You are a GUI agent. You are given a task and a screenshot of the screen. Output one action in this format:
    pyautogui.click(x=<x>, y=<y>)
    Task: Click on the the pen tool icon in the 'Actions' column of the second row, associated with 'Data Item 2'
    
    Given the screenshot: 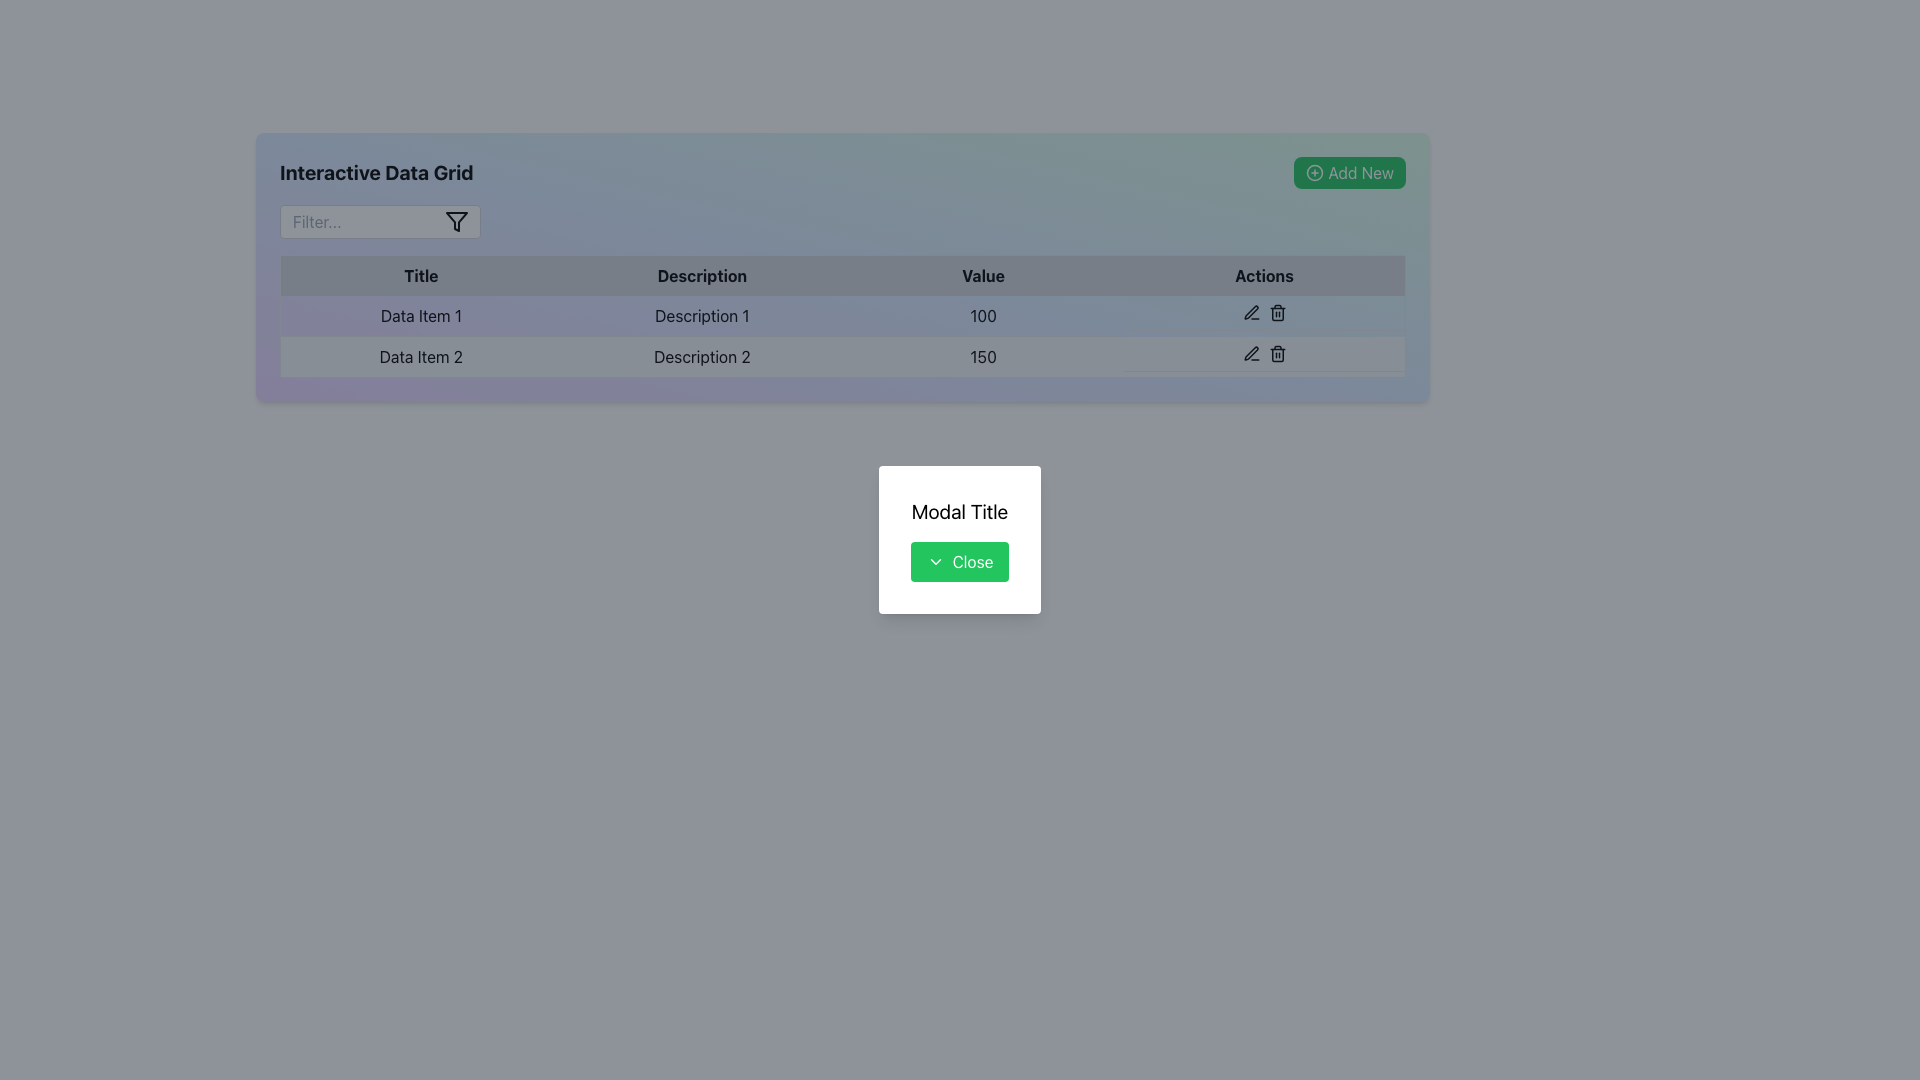 What is the action you would take?
    pyautogui.click(x=1250, y=312)
    